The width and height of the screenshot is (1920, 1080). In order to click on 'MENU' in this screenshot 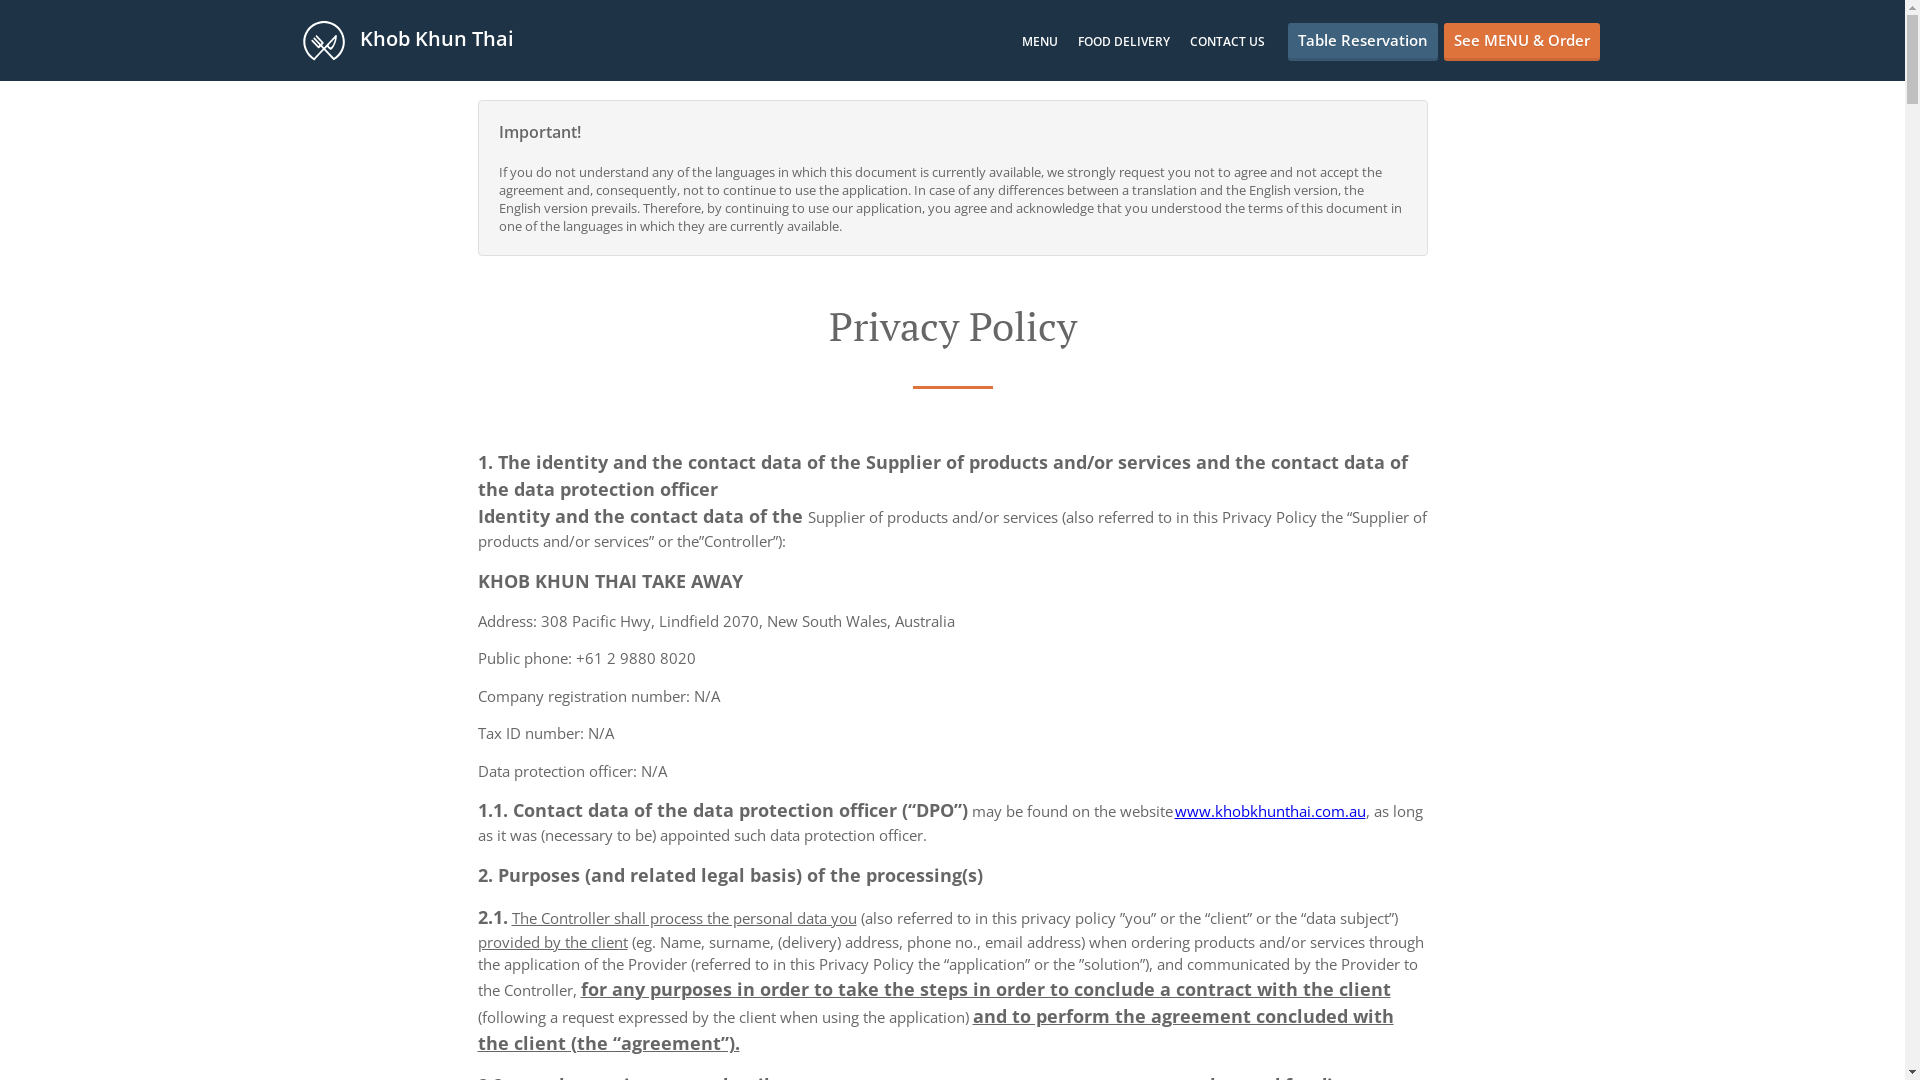, I will do `click(1022, 41)`.